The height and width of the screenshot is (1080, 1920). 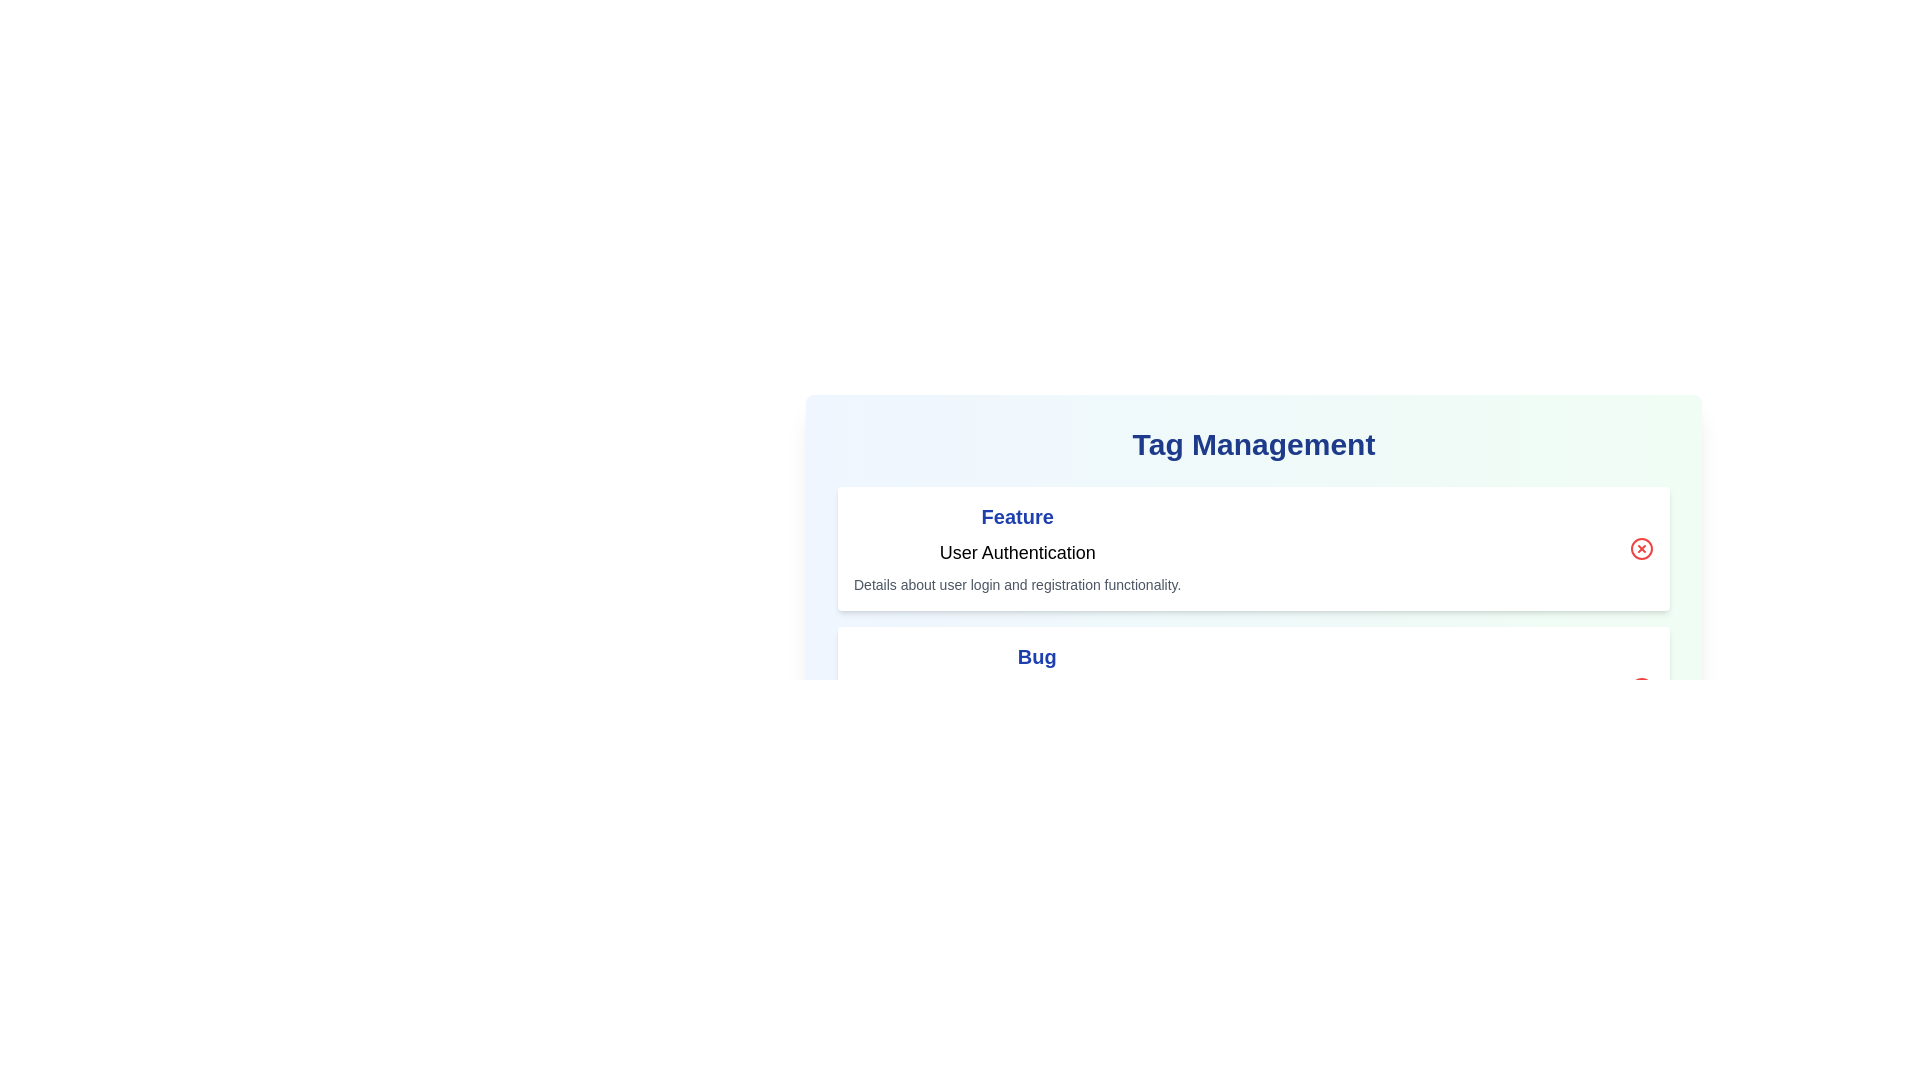 What do you see at coordinates (1641, 548) in the screenshot?
I see `the red circular icon with a cross (X) symbol` at bounding box center [1641, 548].